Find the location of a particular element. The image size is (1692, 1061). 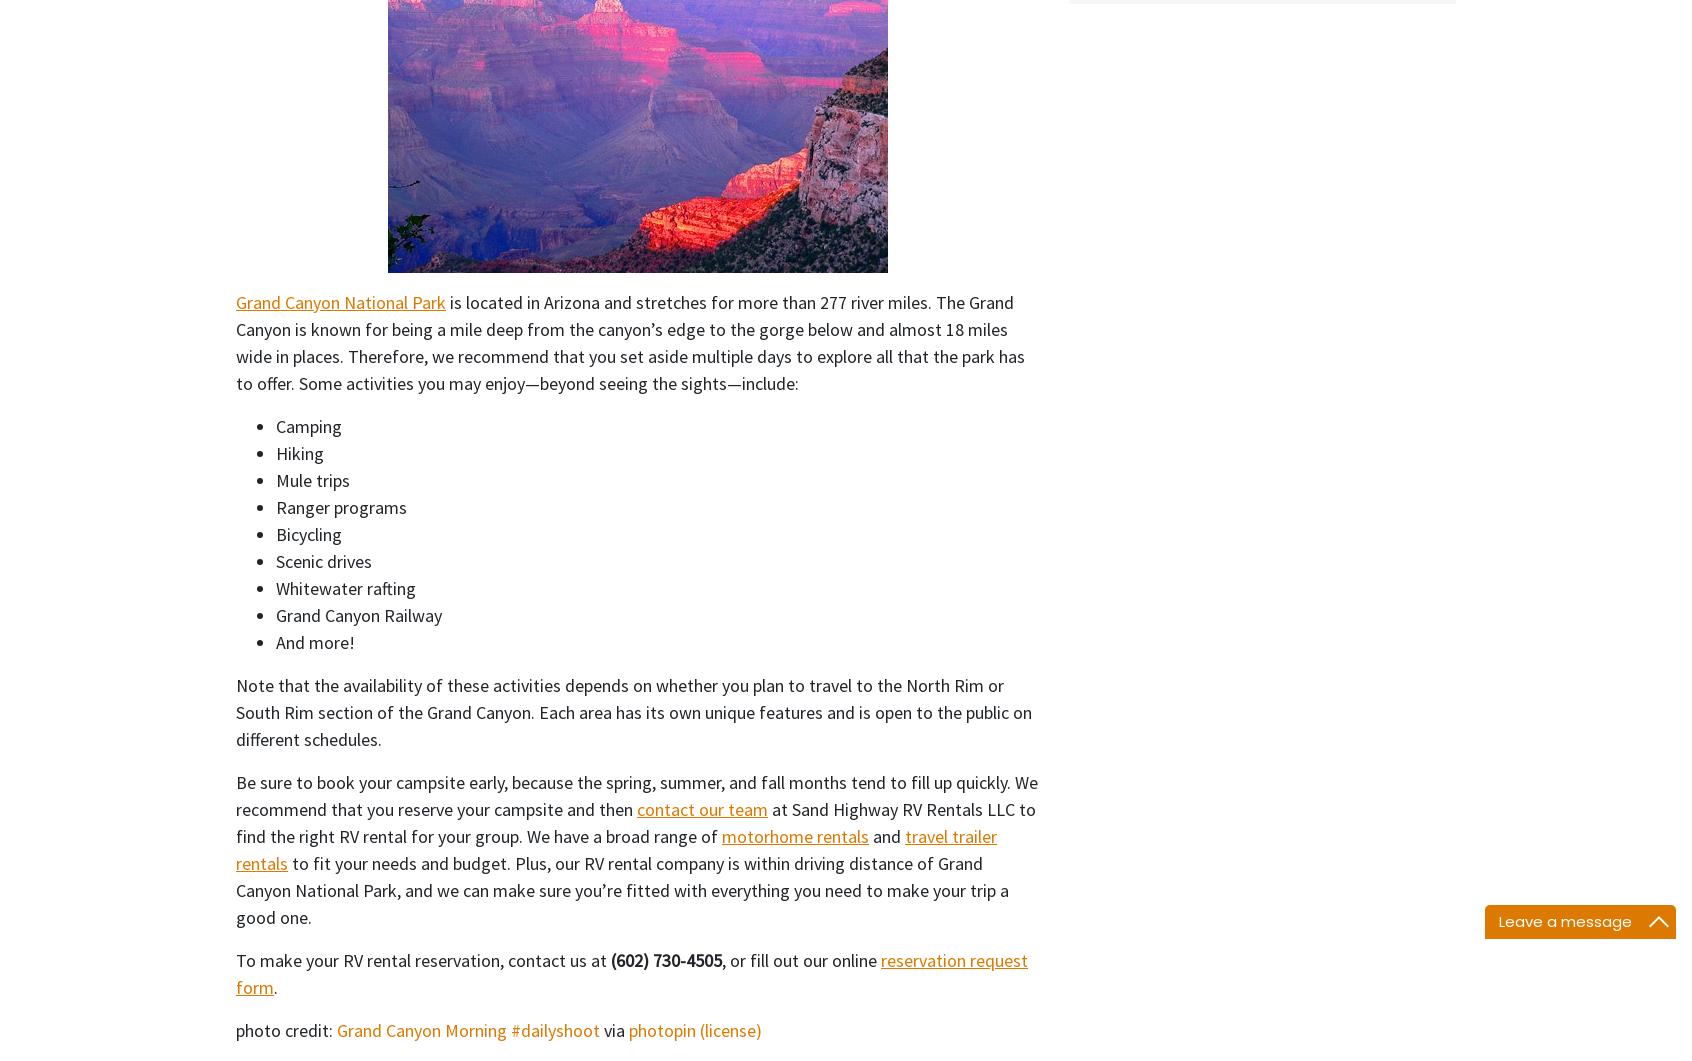

'Grand Canyon National Park' is located at coordinates (339, 300).